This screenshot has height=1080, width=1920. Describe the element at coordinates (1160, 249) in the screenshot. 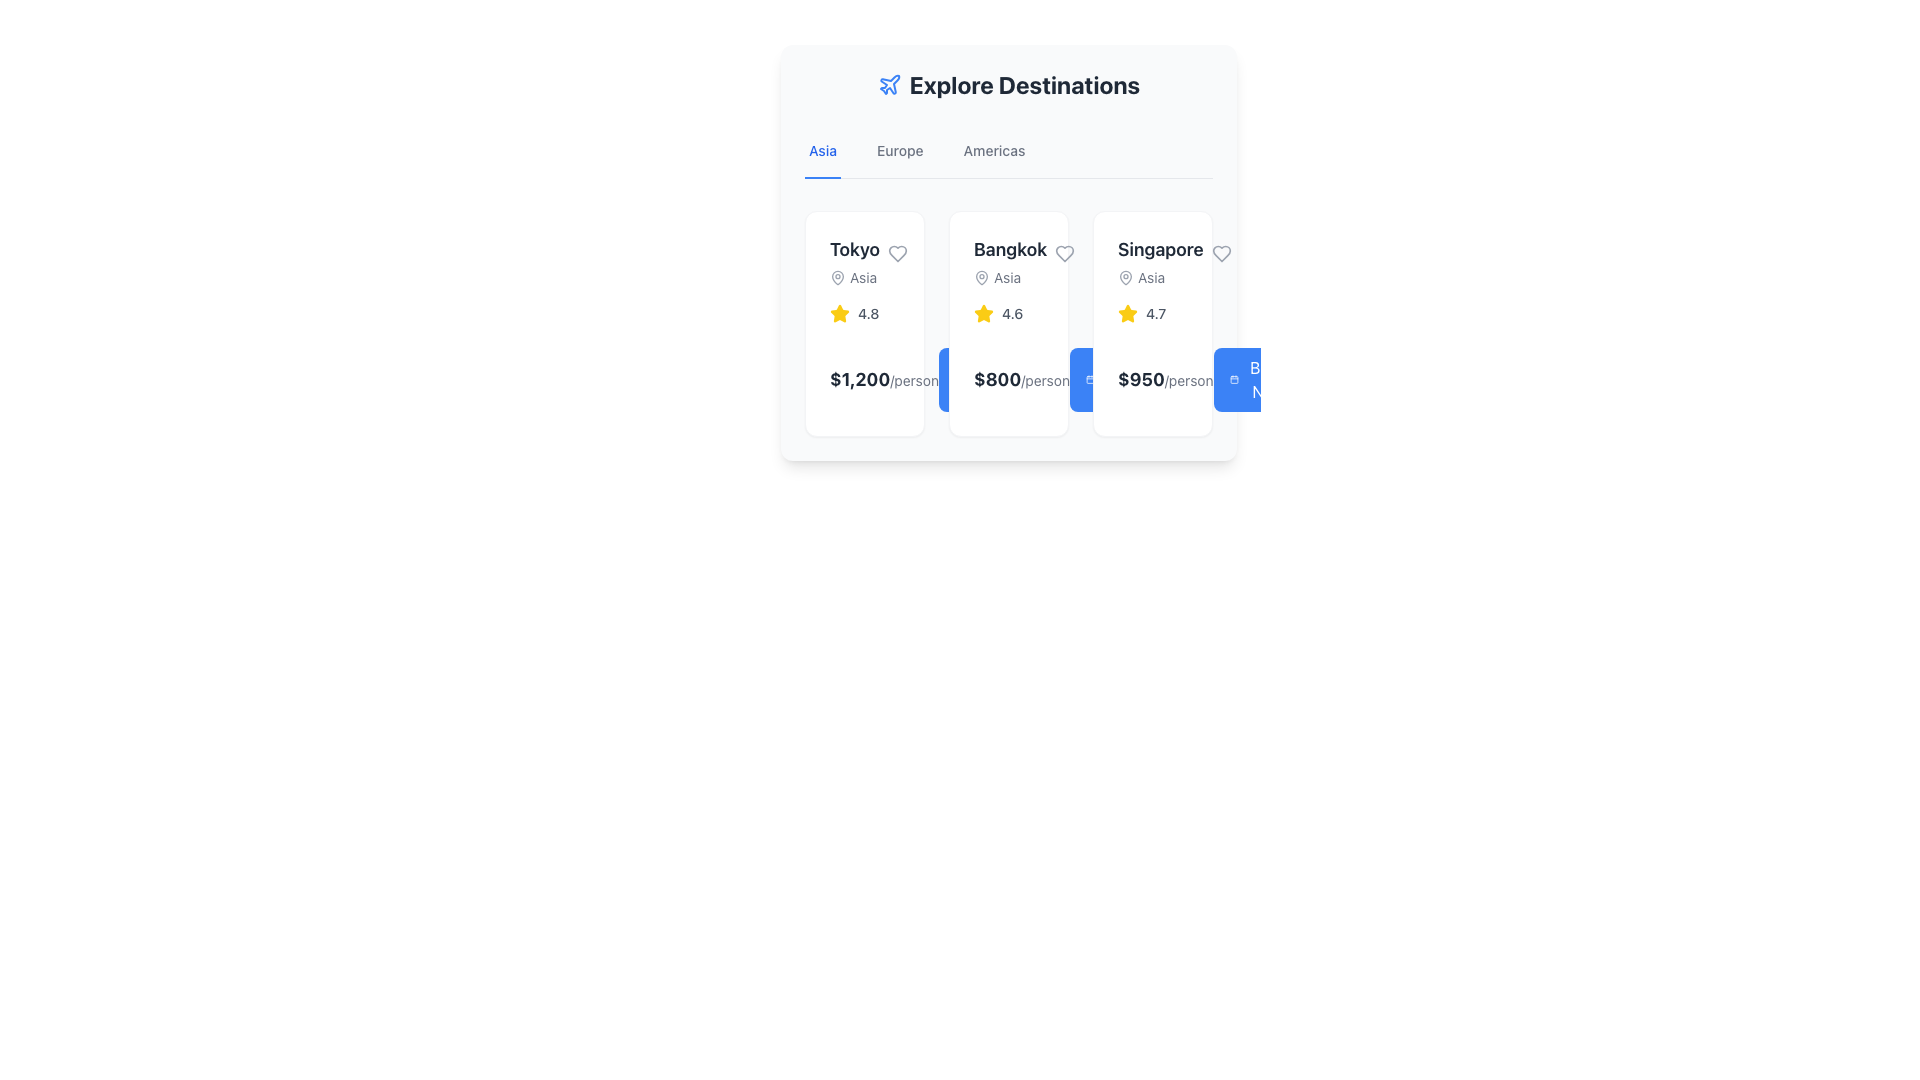

I see `text content of the header Text Label indicating the name of the destination, Singapore, located in the third column of cards under the 'Asia' section` at that location.